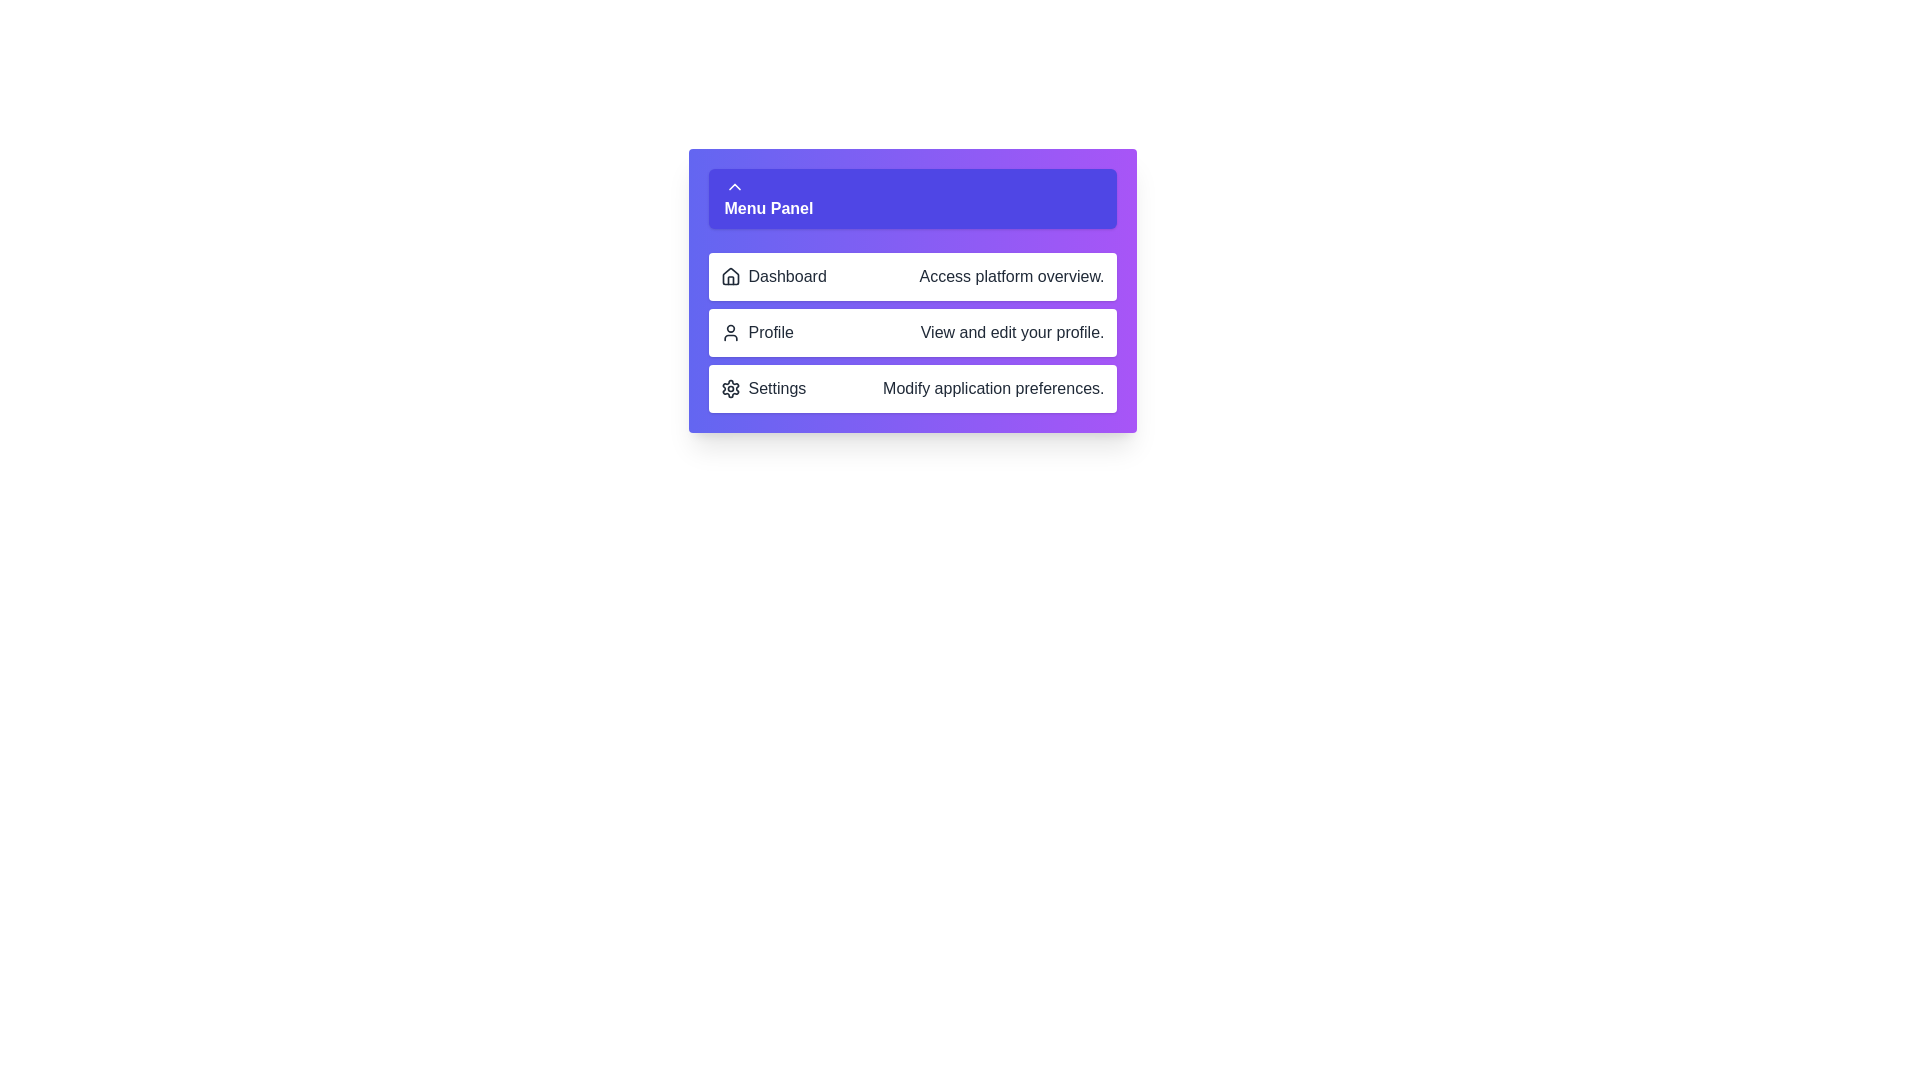  What do you see at coordinates (911, 277) in the screenshot?
I see `the menu item corresponding to Dashboard` at bounding box center [911, 277].